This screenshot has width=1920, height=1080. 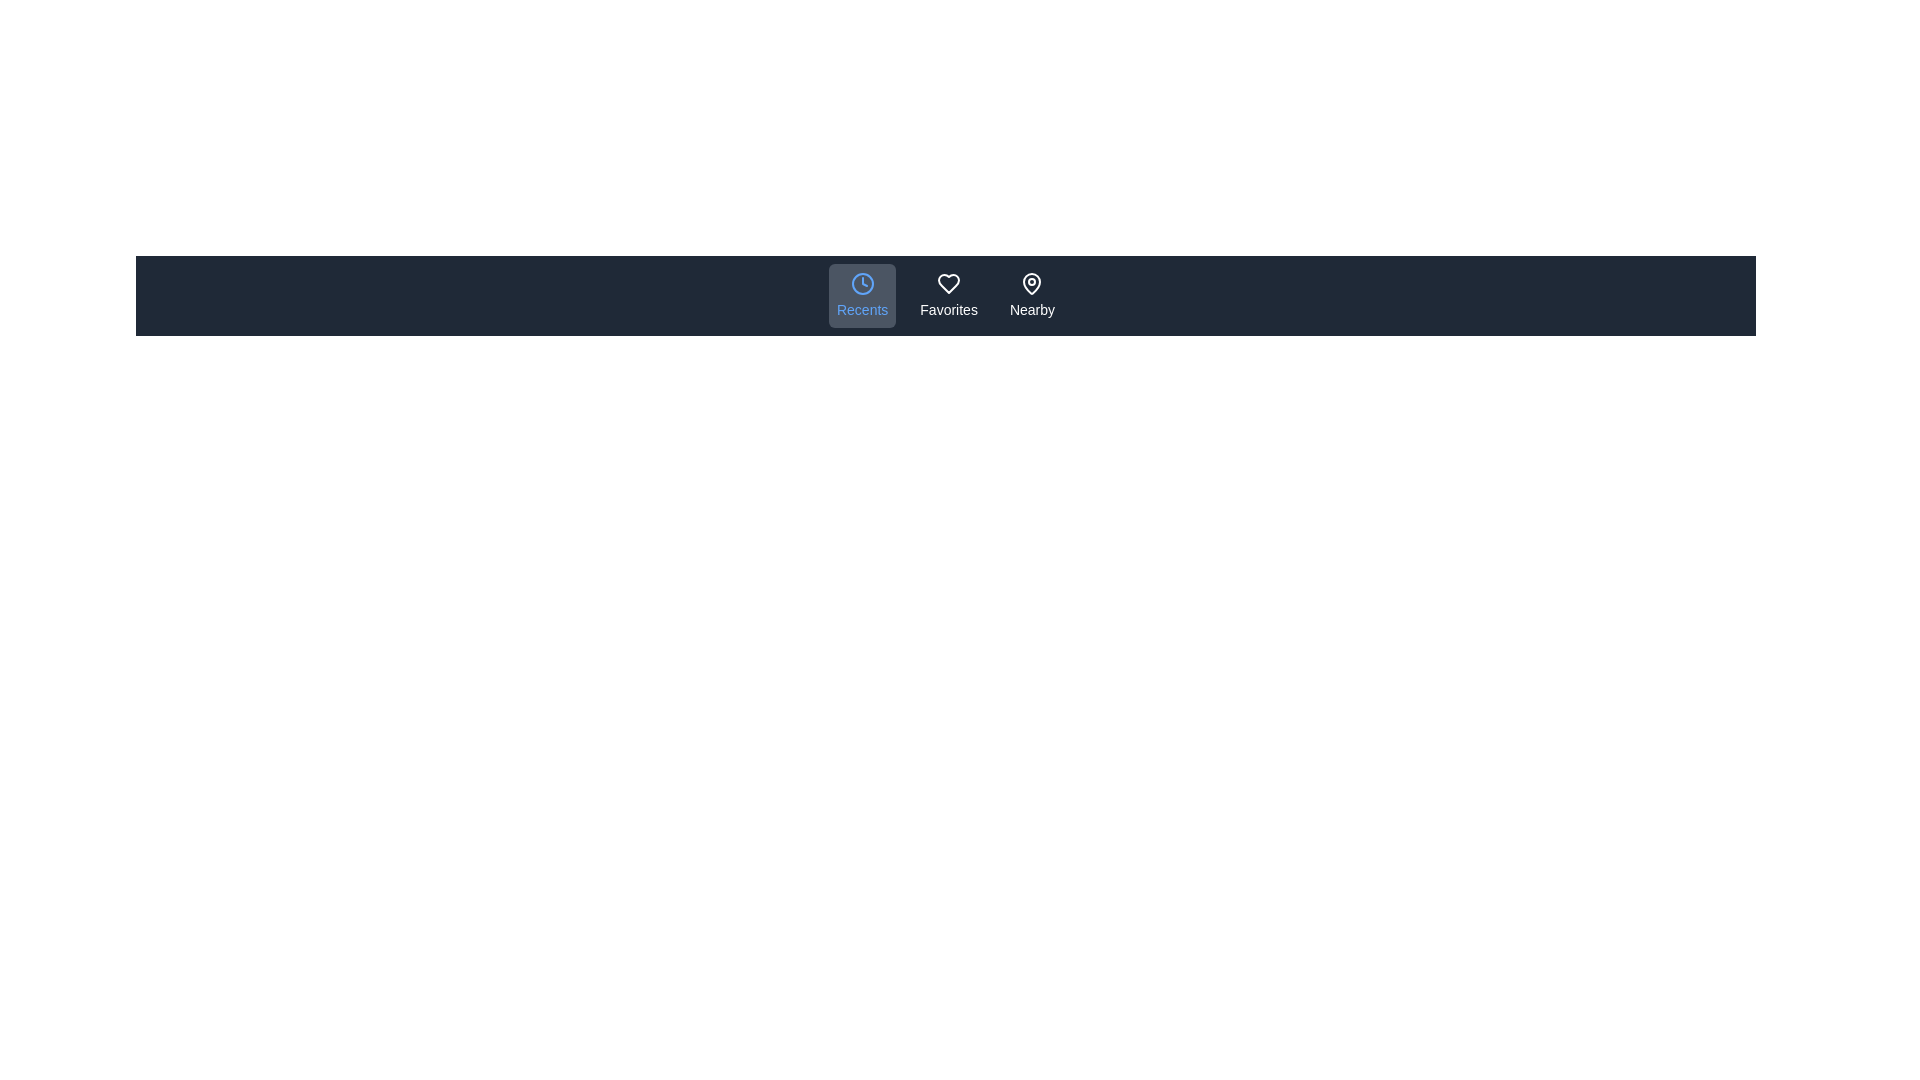 What do you see at coordinates (948, 296) in the screenshot?
I see `the navigation option labeled Favorites` at bounding box center [948, 296].